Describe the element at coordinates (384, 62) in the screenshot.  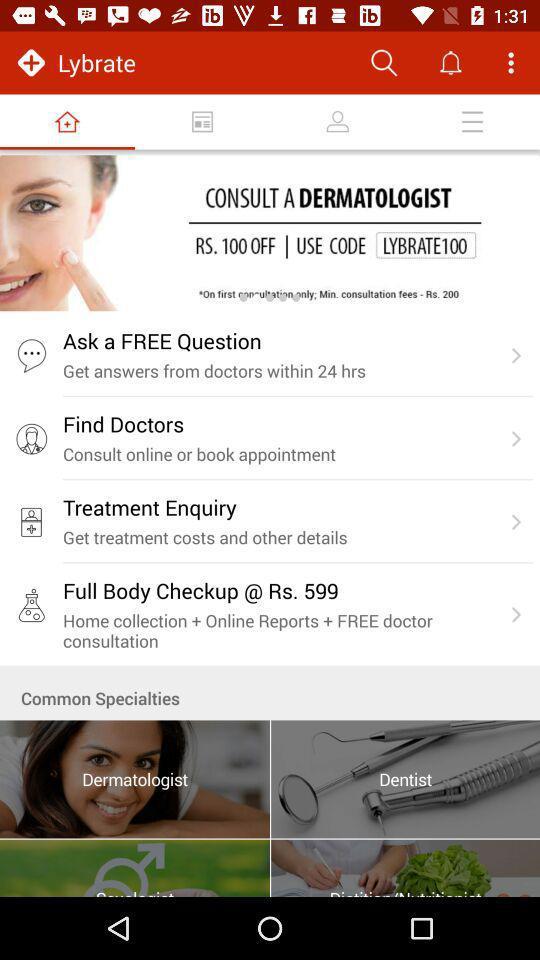
I see `search` at that location.